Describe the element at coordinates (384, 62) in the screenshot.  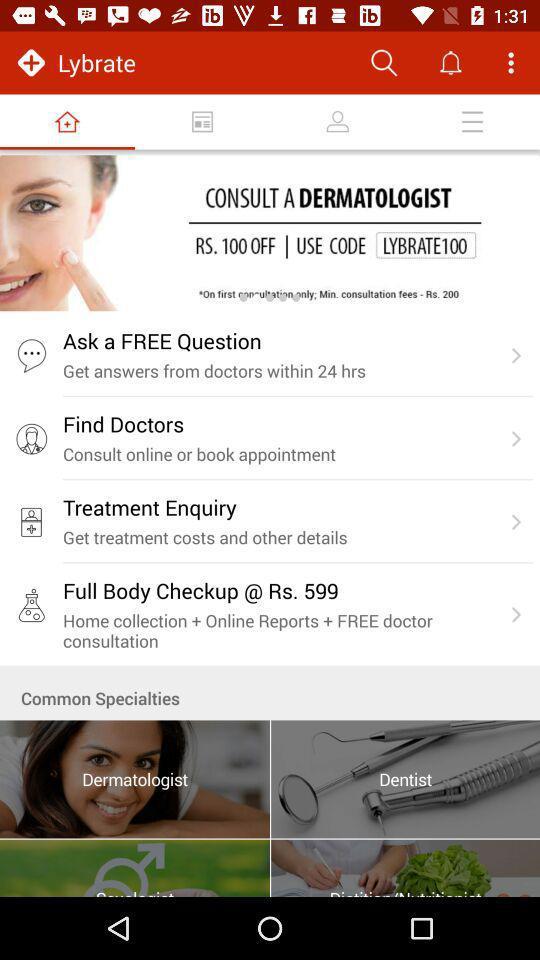
I see `search` at that location.